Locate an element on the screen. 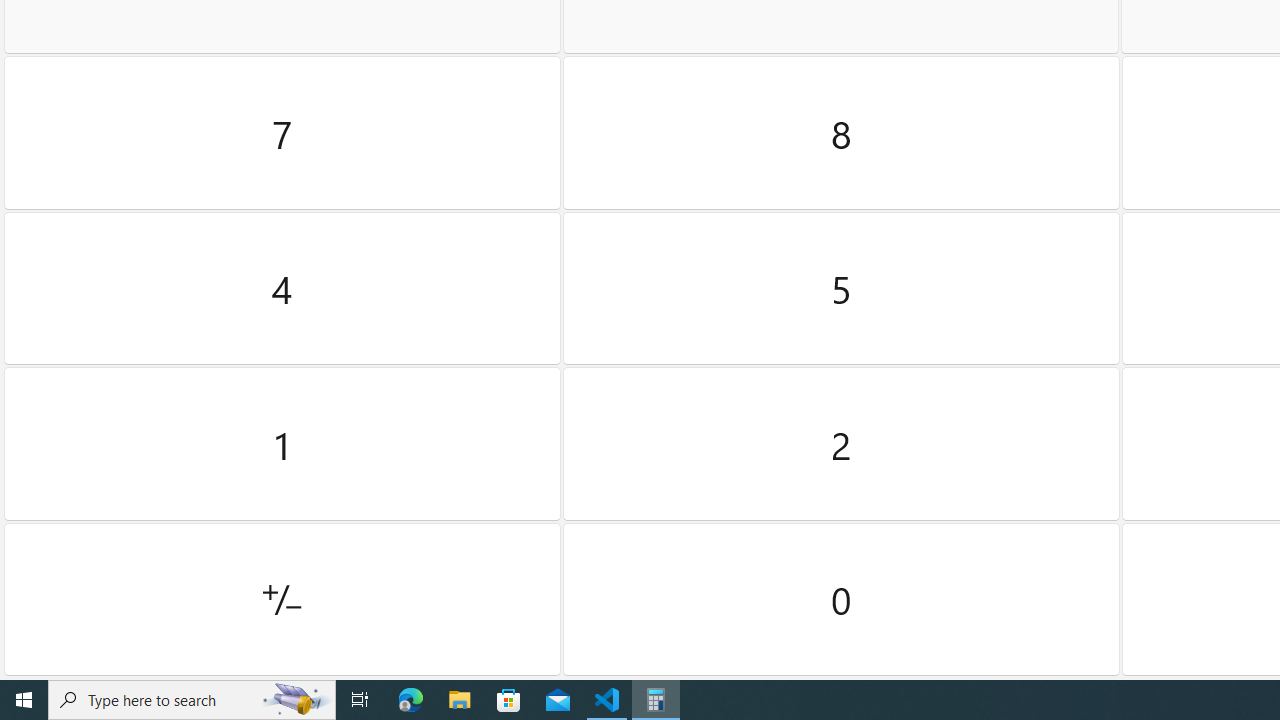 The height and width of the screenshot is (720, 1280). 'Two' is located at coordinates (841, 443).